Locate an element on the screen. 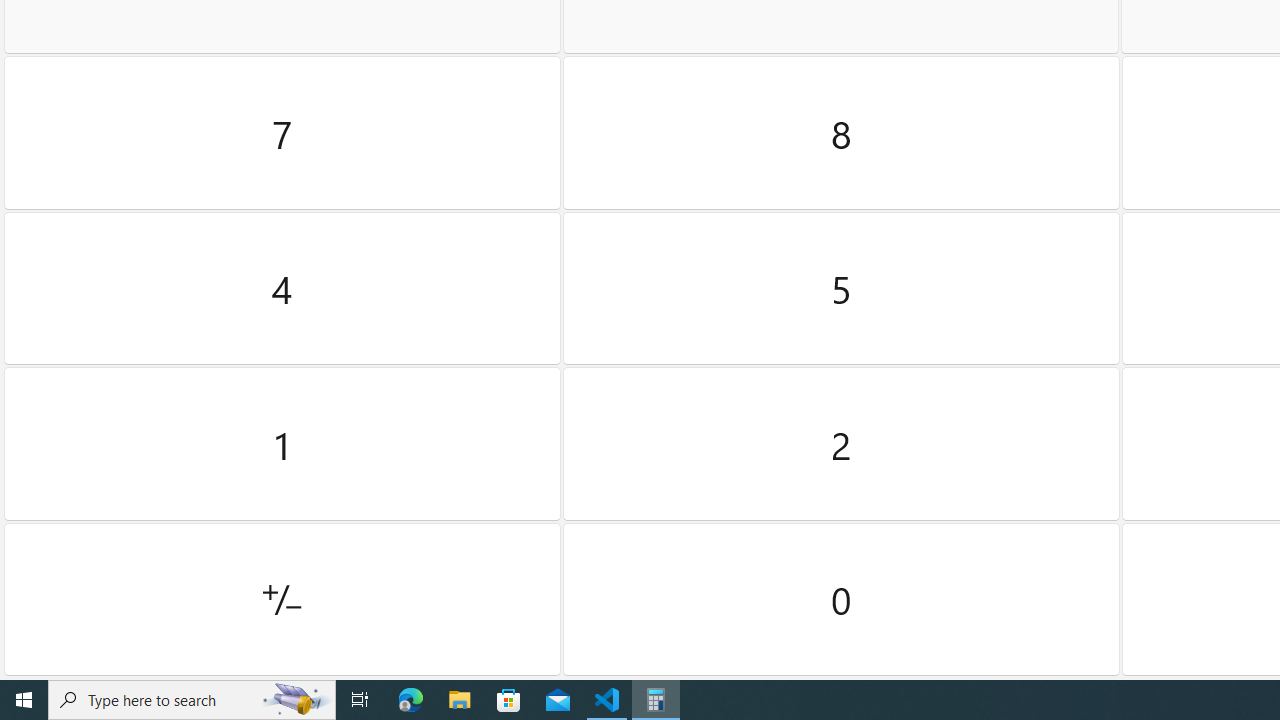 The height and width of the screenshot is (720, 1280). 'Two' is located at coordinates (841, 443).